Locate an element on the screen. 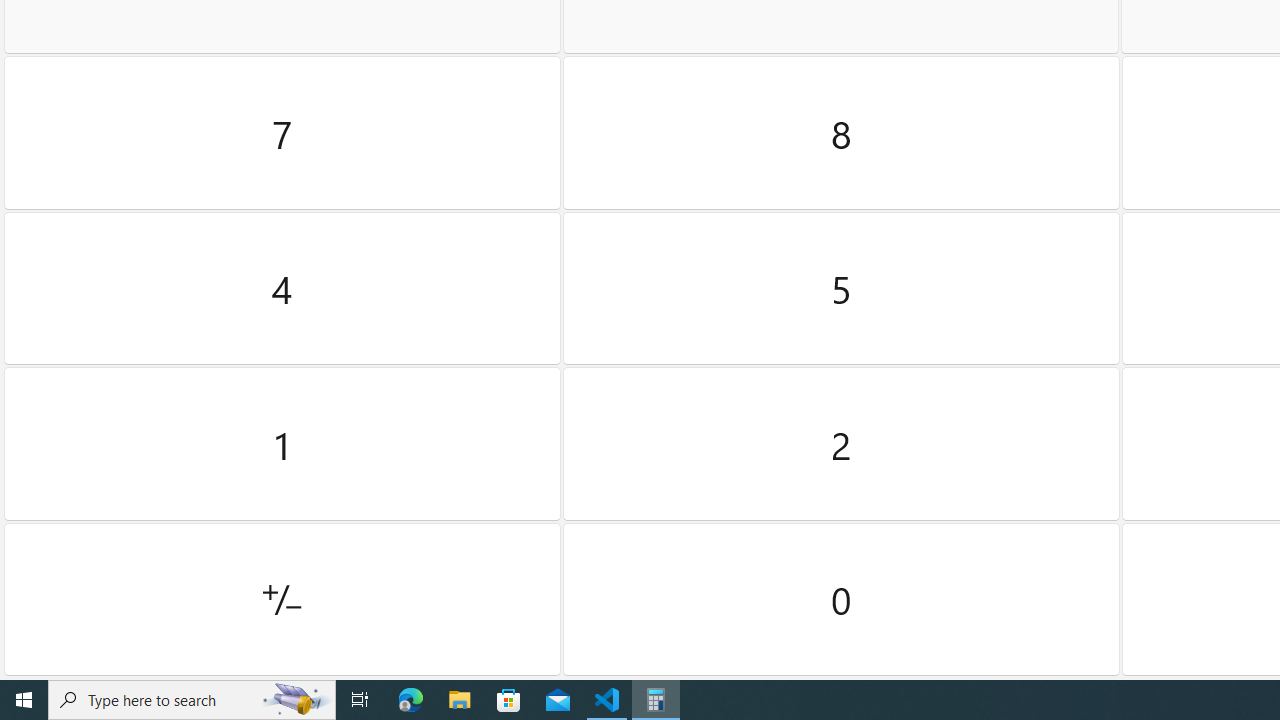 The height and width of the screenshot is (720, 1280). 'Two' is located at coordinates (841, 443).